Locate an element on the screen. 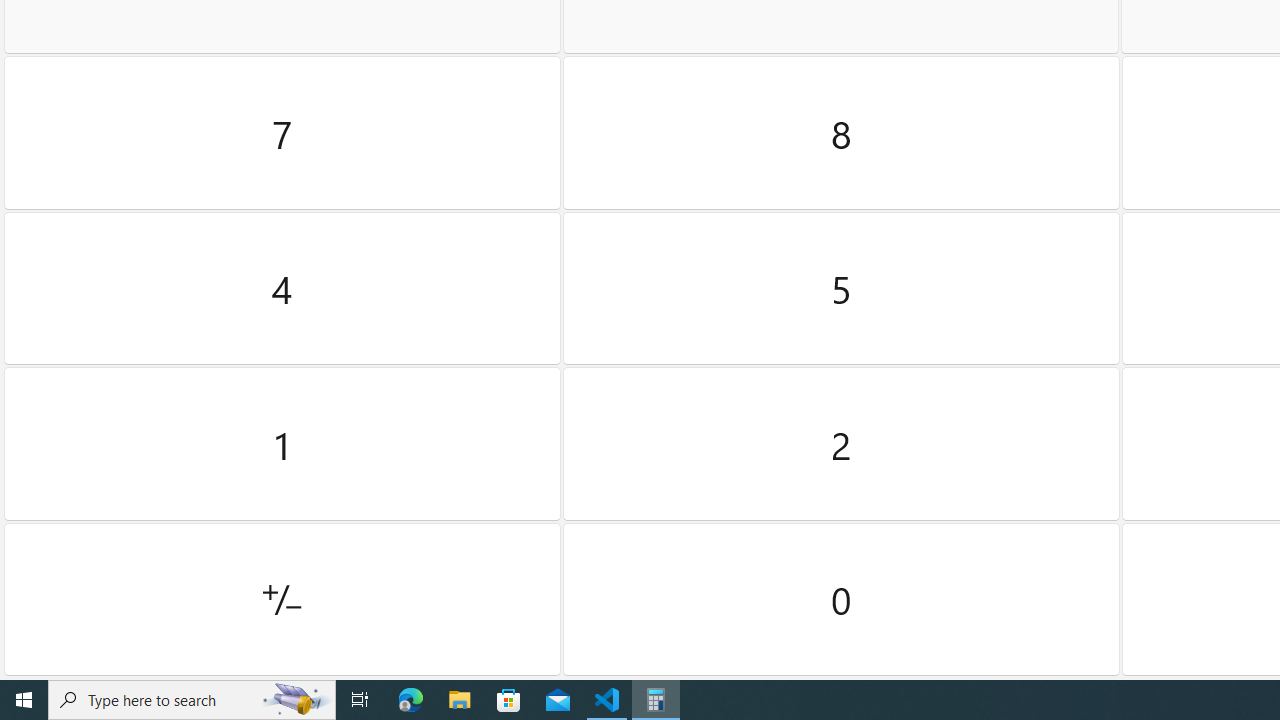 The height and width of the screenshot is (720, 1280). 'Two' is located at coordinates (841, 443).